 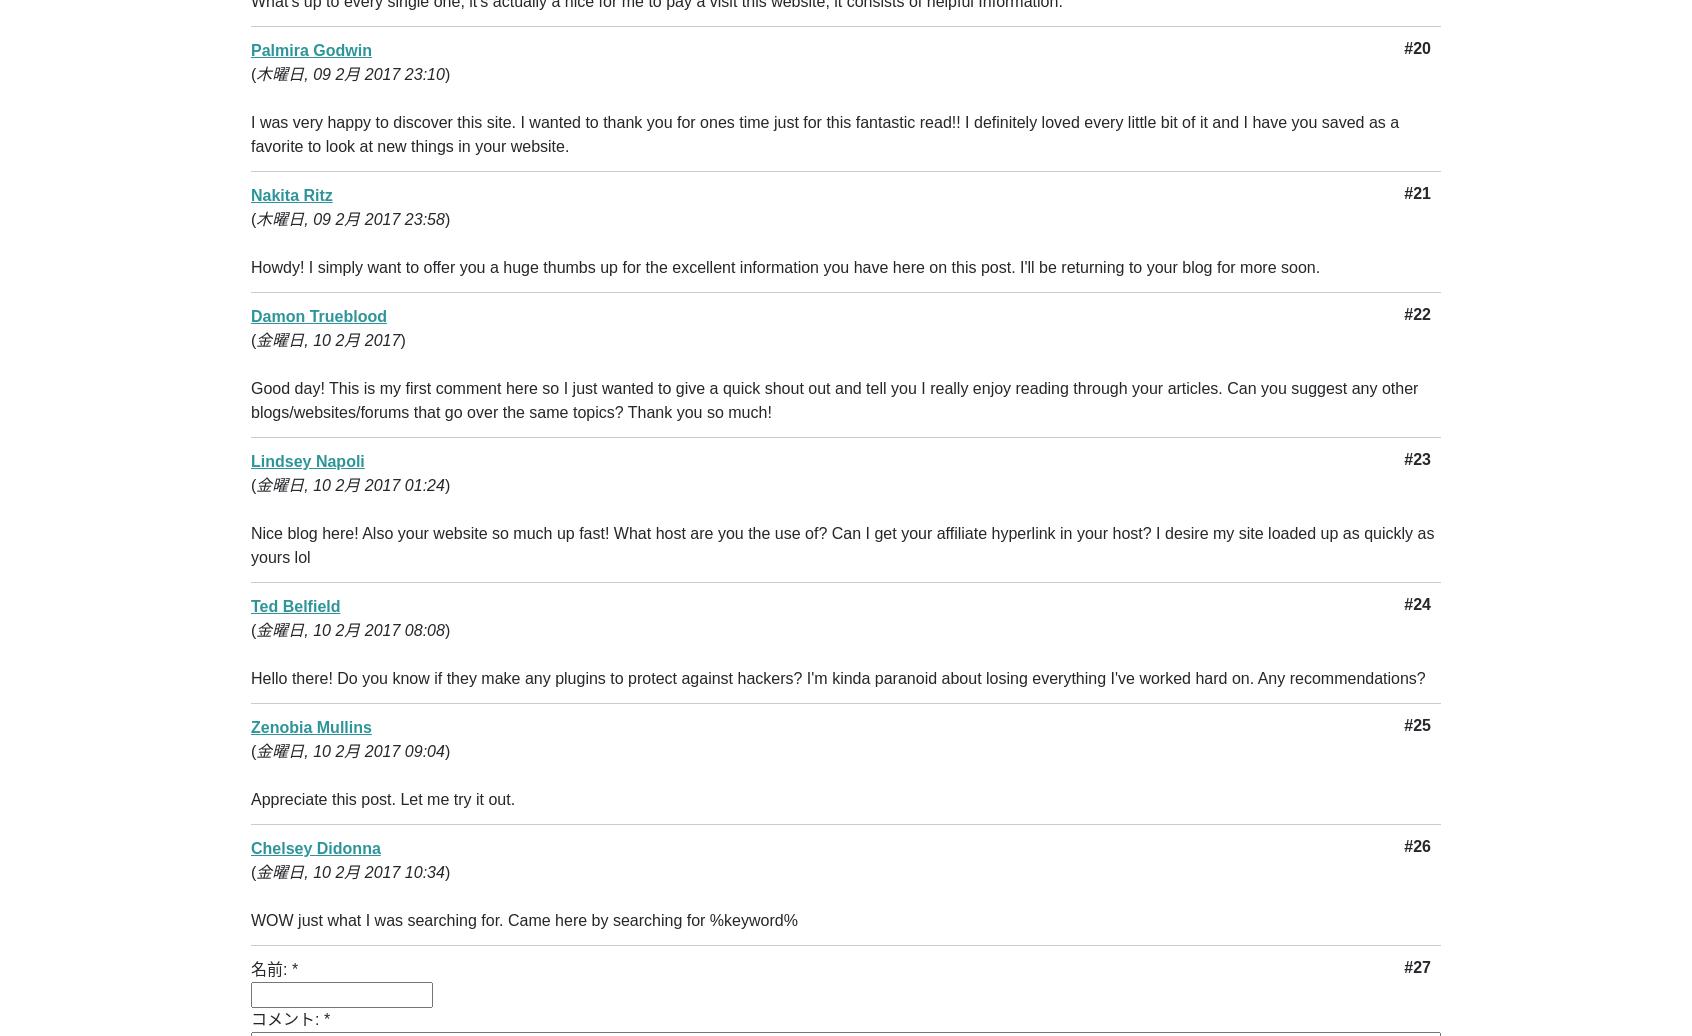 What do you see at coordinates (1416, 725) in the screenshot?
I see `'#25'` at bounding box center [1416, 725].